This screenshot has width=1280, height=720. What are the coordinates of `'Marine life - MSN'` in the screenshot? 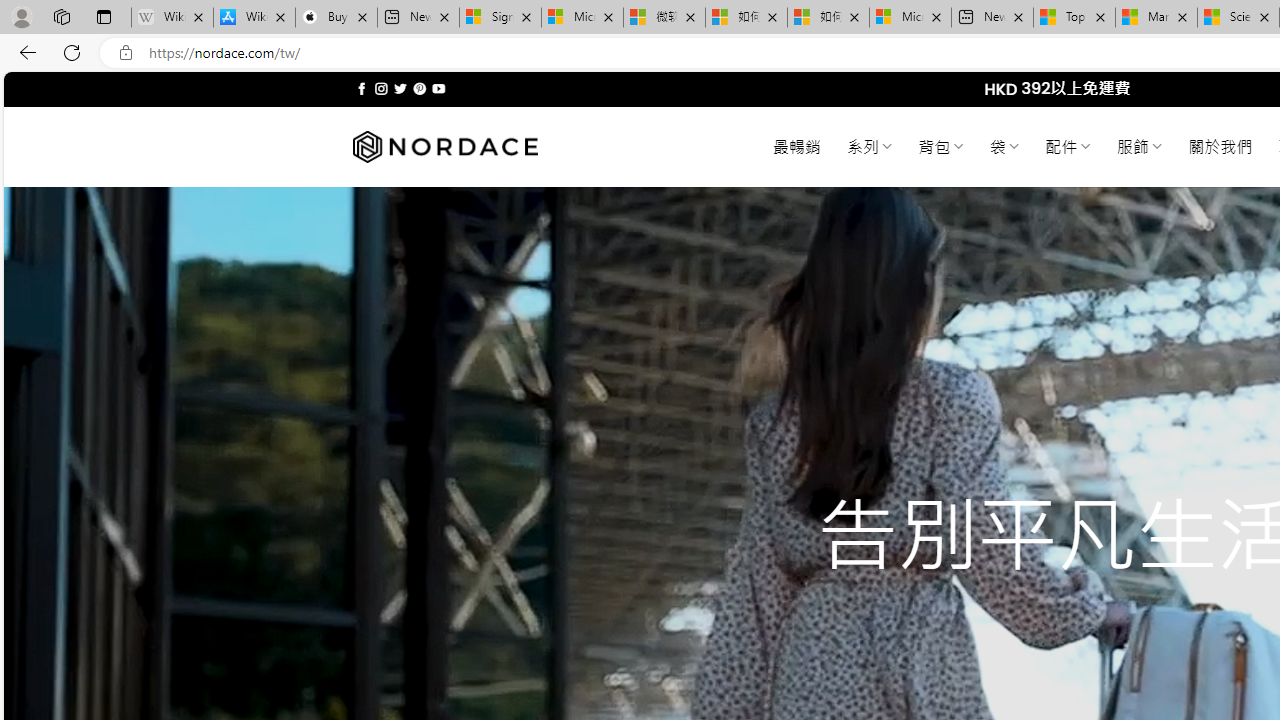 It's located at (1156, 17).